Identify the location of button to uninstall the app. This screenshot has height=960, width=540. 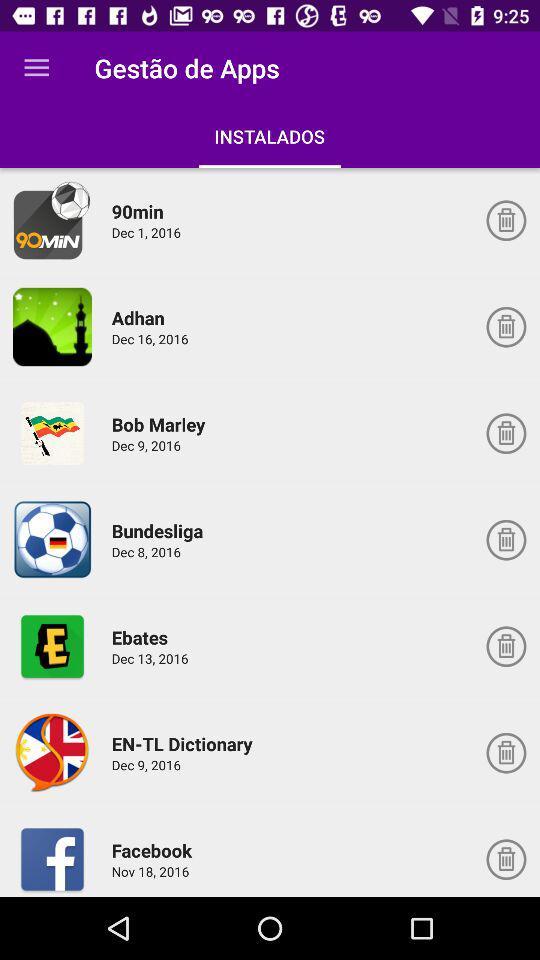
(505, 220).